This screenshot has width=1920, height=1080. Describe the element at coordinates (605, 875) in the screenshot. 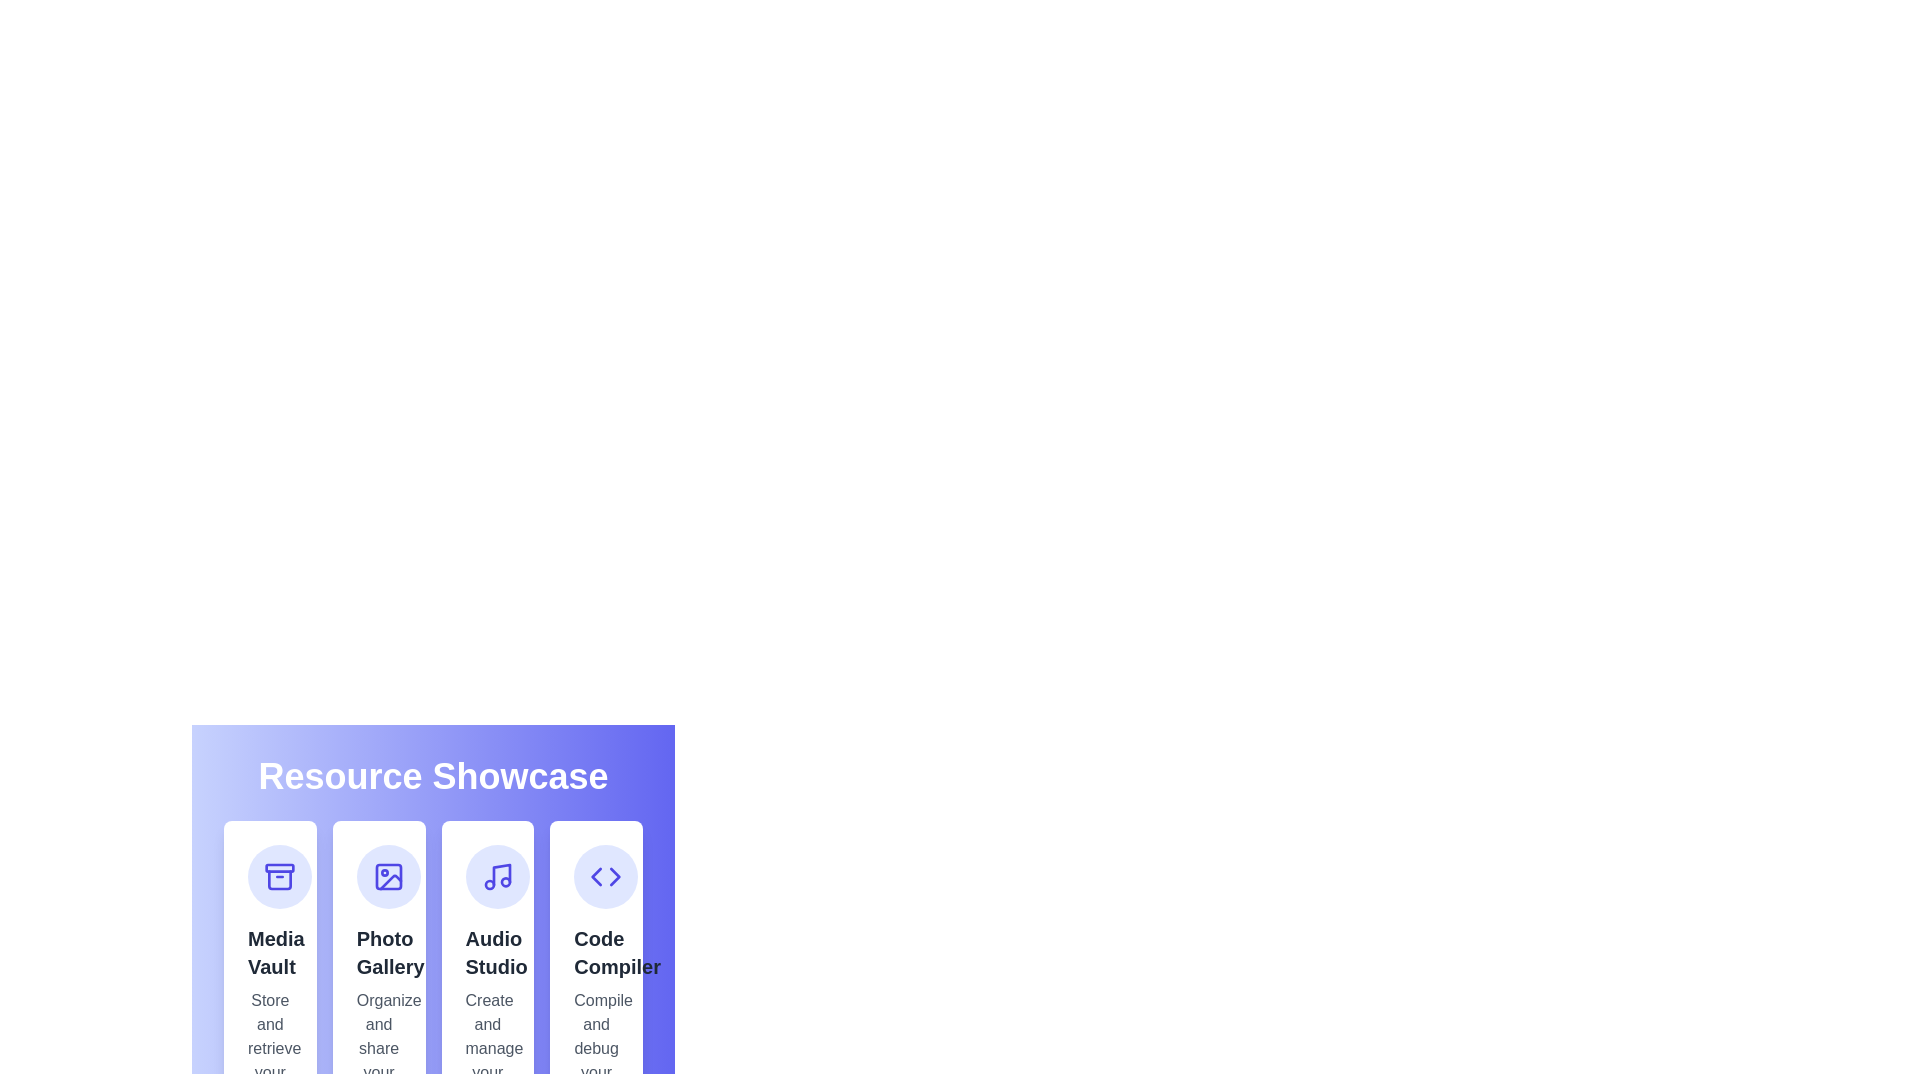

I see `the Decorative Icon element with a circular shape and code-related symbol, located at the top of the 'Code Compiler' card in the 'Resource Showcase' section` at that location.